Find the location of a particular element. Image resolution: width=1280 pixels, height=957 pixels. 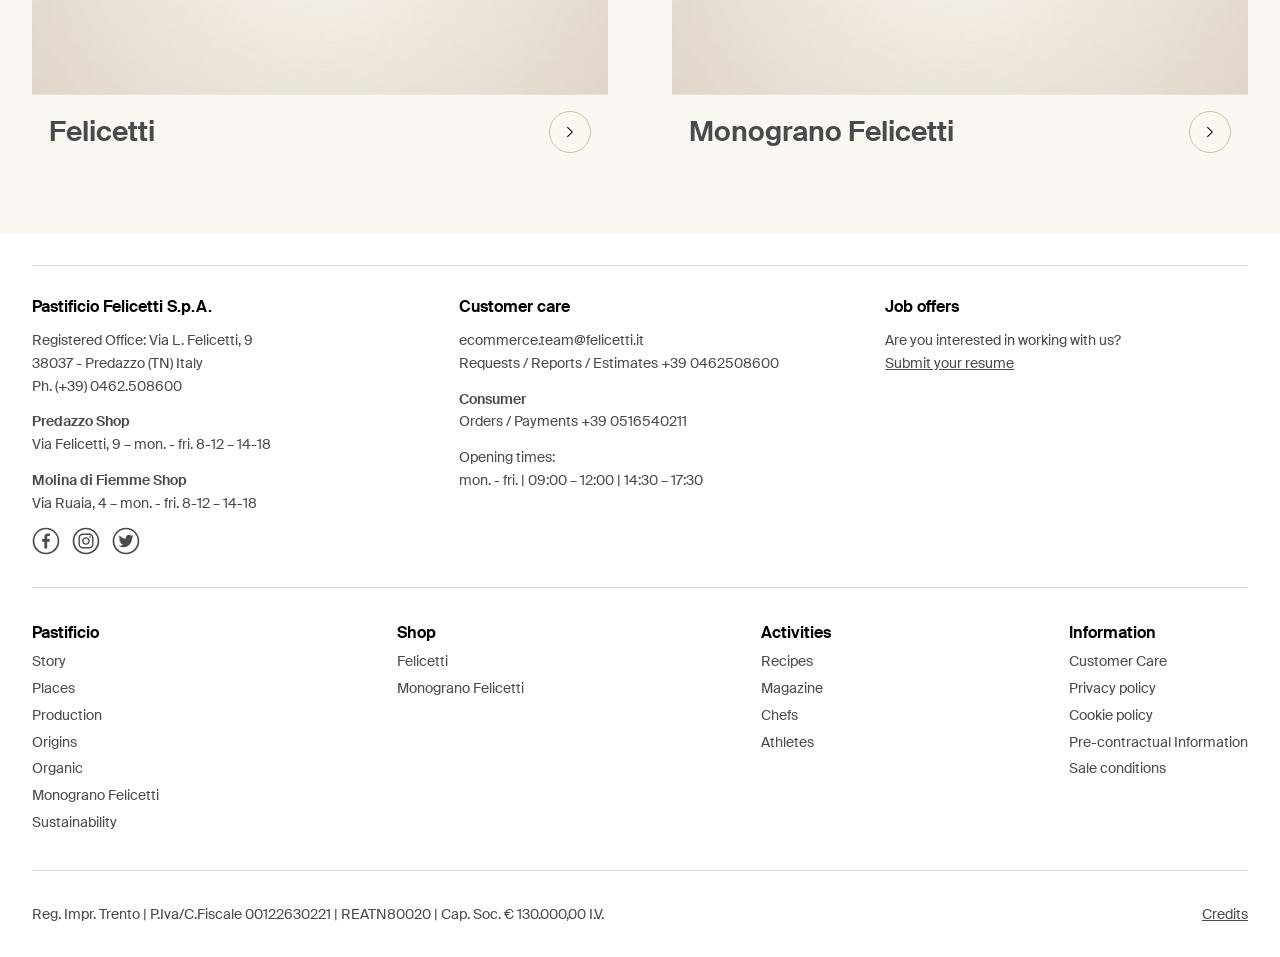

'+39 0462508600' is located at coordinates (718, 362).